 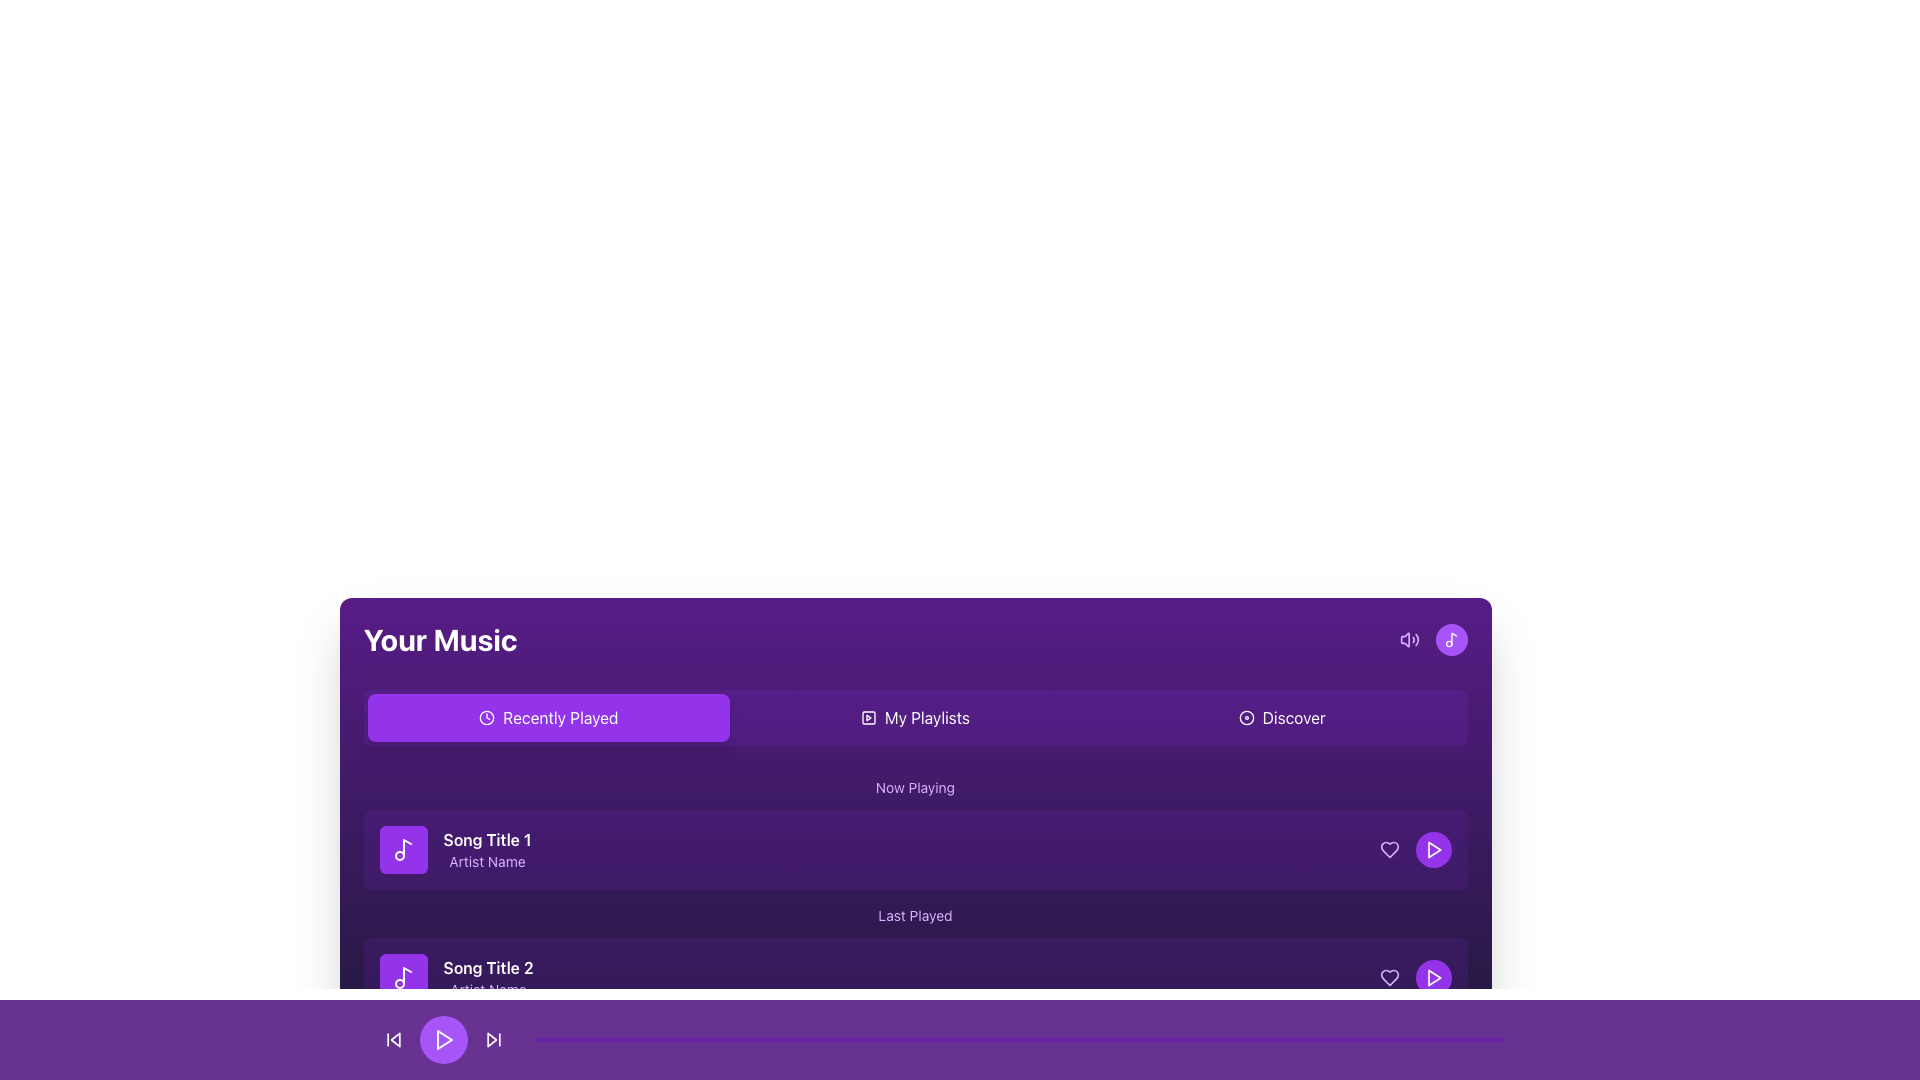 I want to click on the 'Discover' icon, so click(x=1245, y=716).